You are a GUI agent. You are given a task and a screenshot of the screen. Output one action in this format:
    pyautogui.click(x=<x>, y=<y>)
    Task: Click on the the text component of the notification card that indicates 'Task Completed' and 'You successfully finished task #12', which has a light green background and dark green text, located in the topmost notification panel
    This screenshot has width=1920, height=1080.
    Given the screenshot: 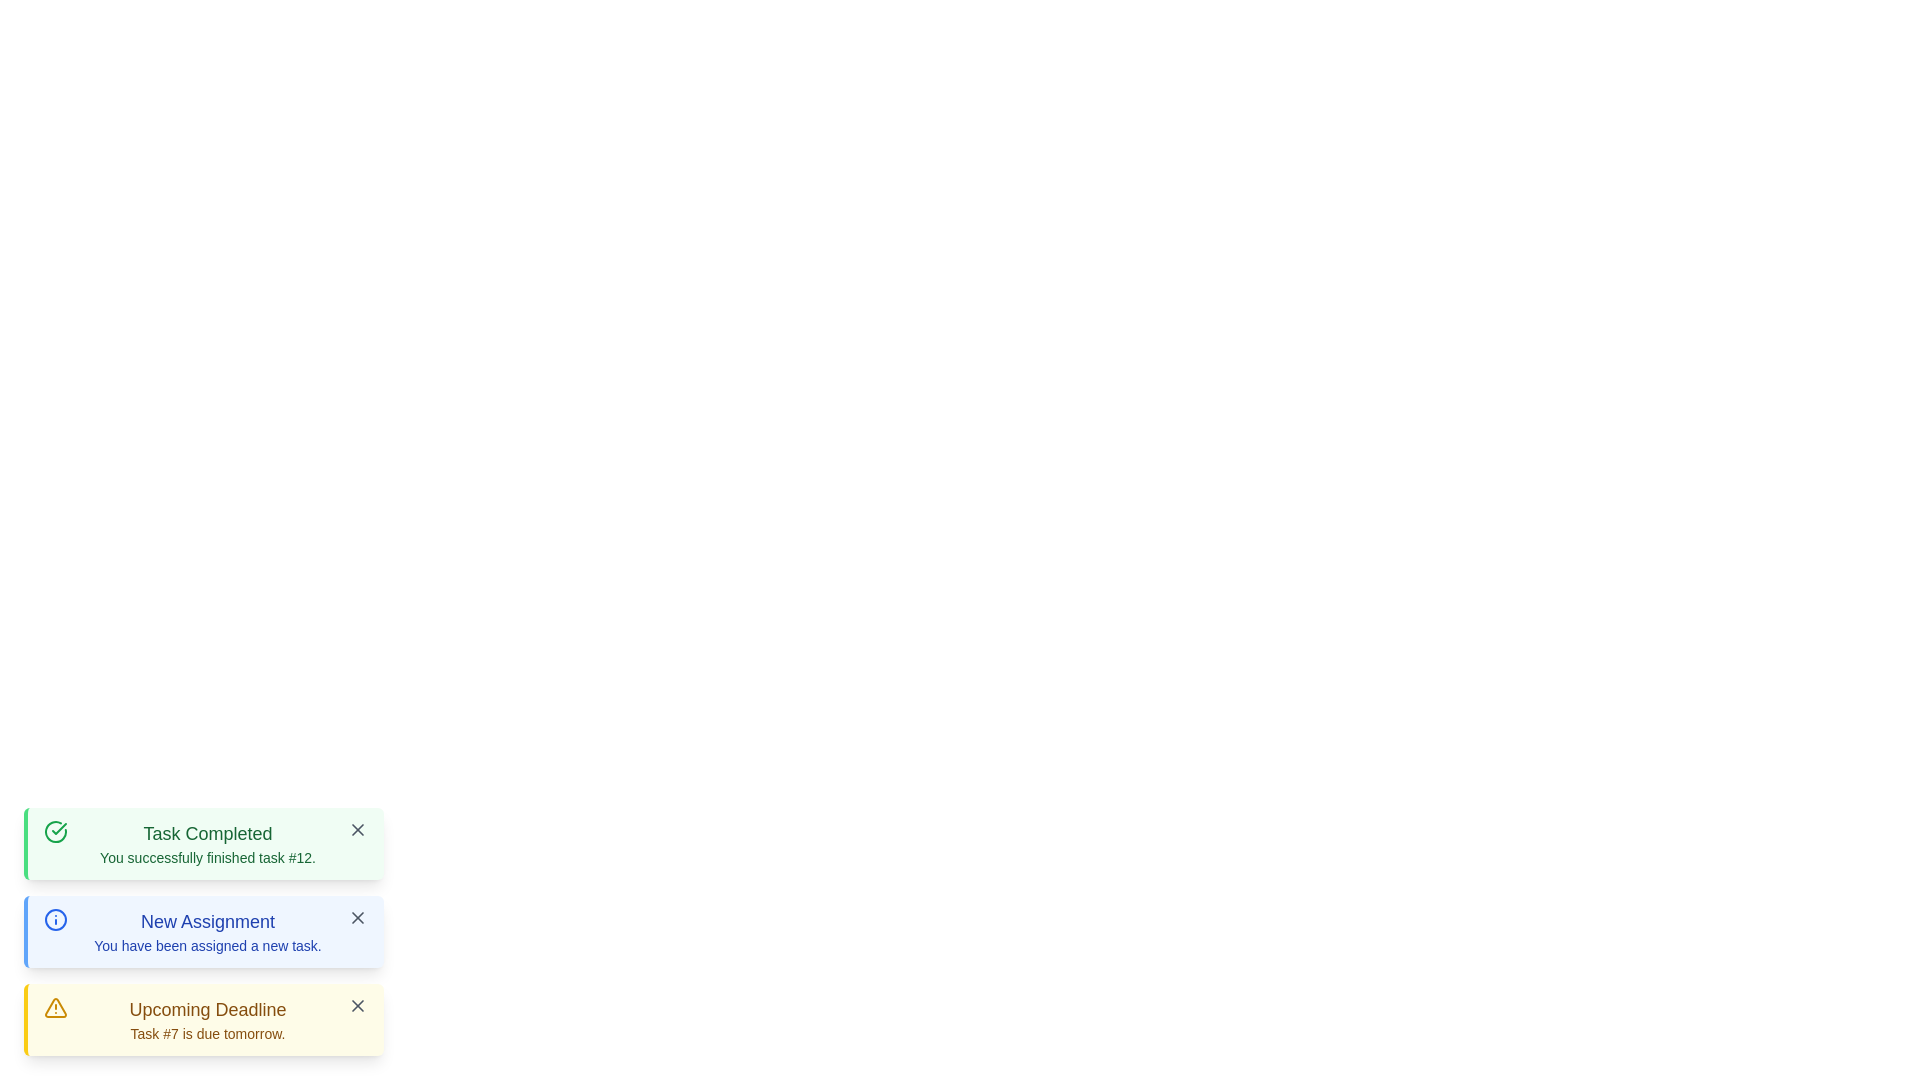 What is the action you would take?
    pyautogui.click(x=207, y=844)
    